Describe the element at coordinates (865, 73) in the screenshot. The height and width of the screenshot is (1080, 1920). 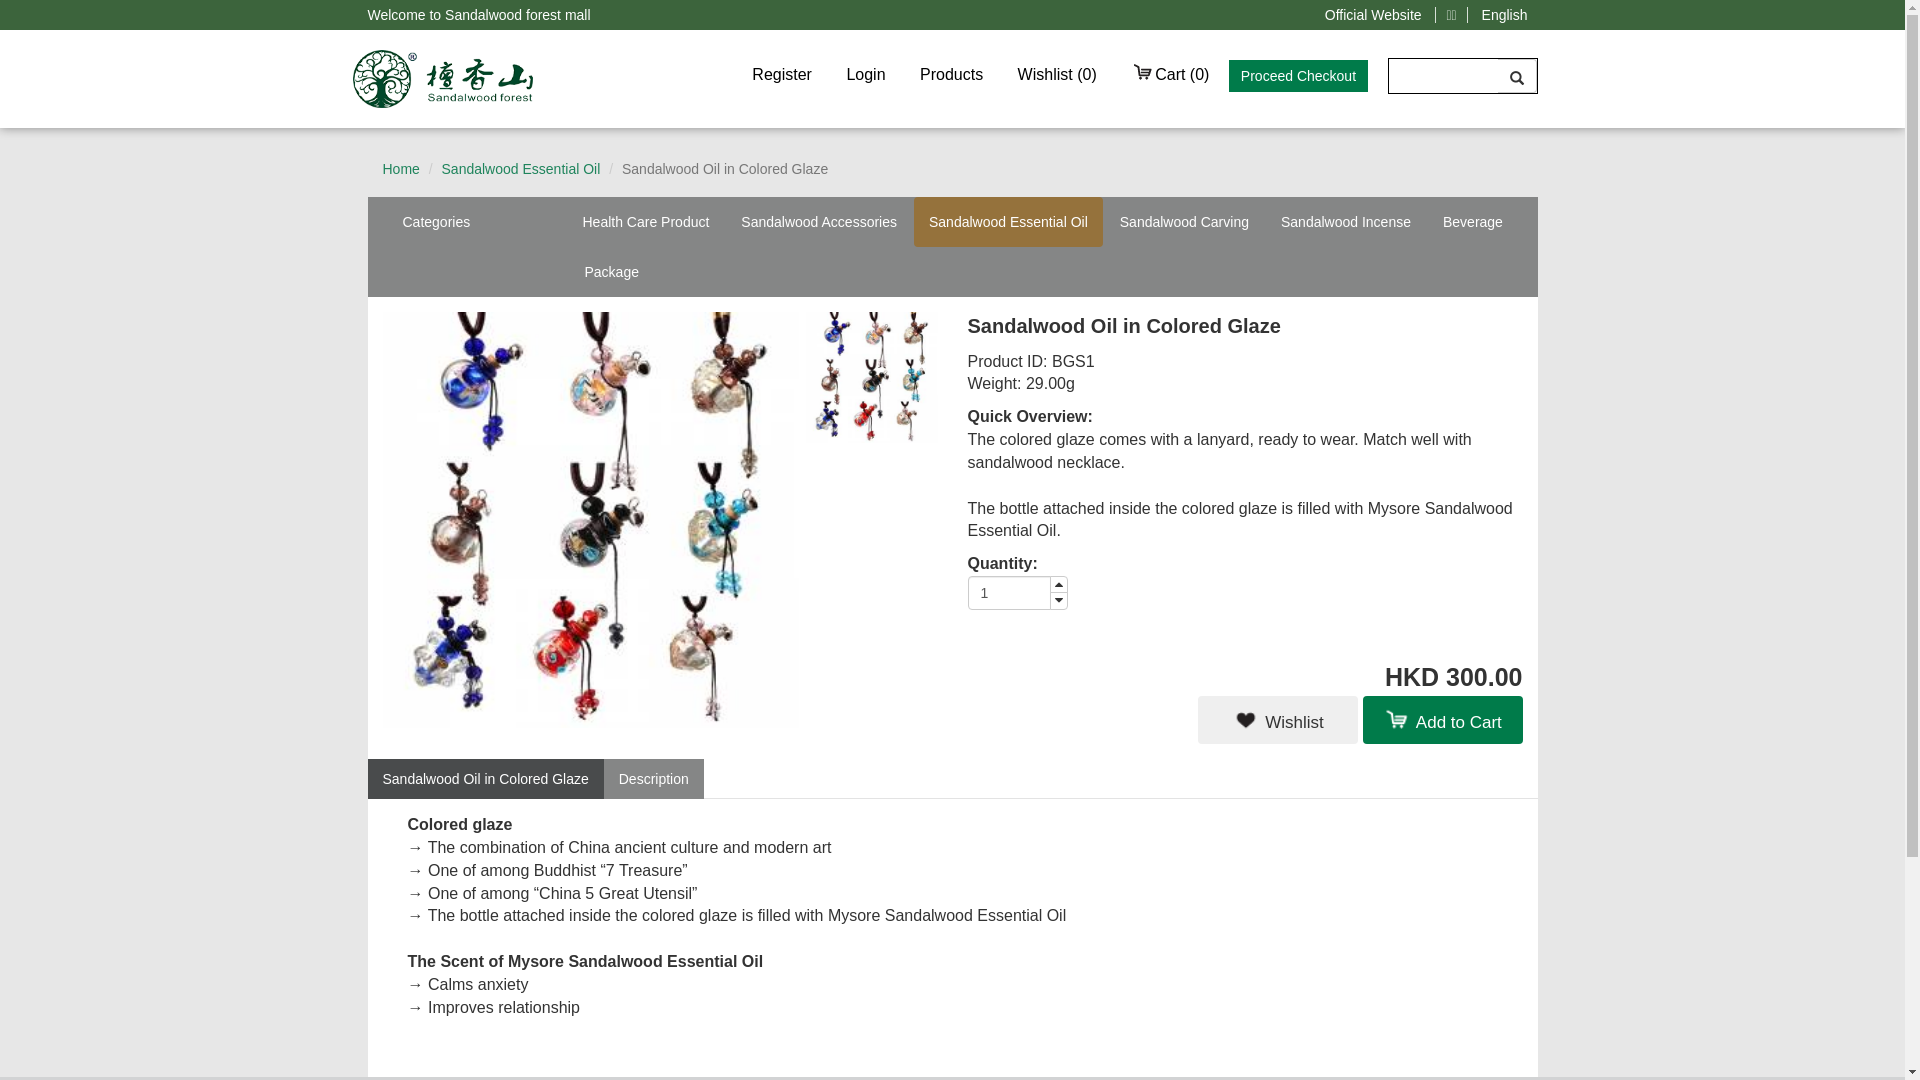
I see `'Login'` at that location.